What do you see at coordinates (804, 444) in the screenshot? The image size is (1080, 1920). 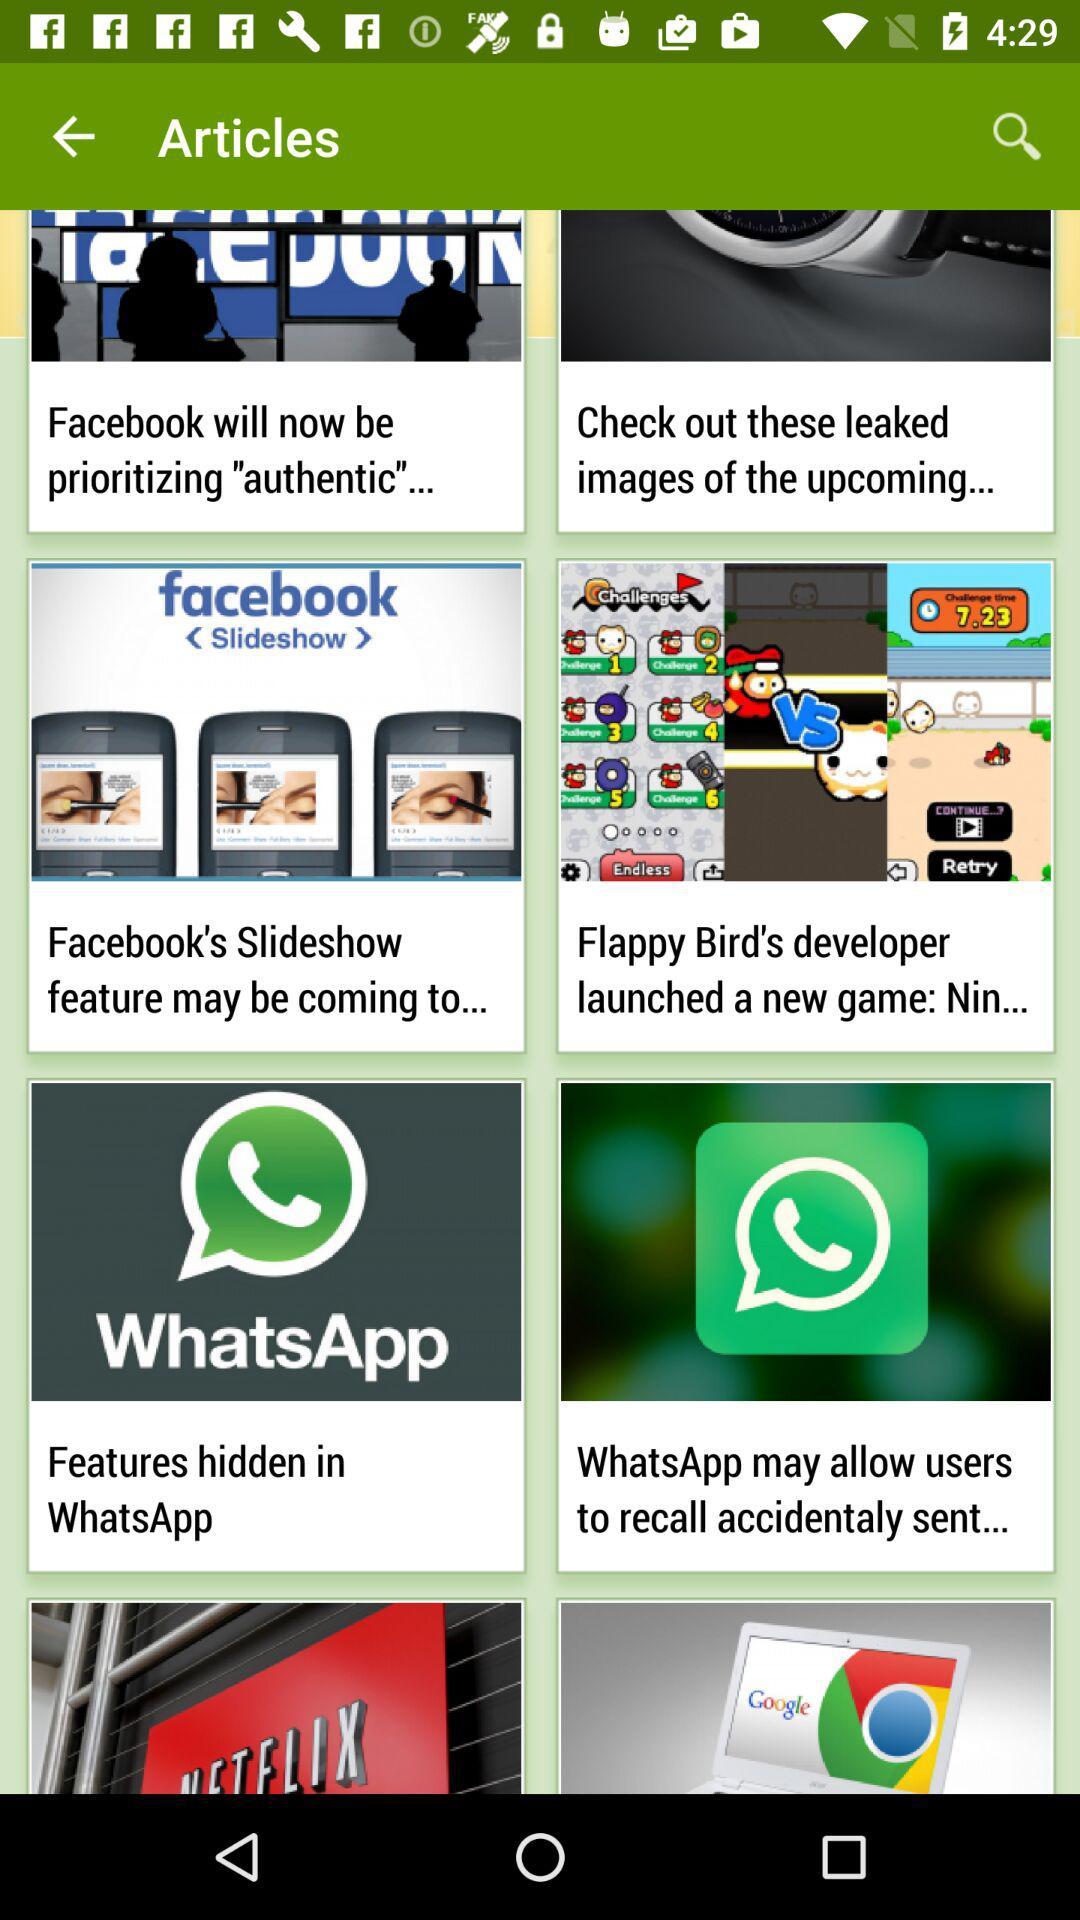 I see `the check out these item` at bounding box center [804, 444].